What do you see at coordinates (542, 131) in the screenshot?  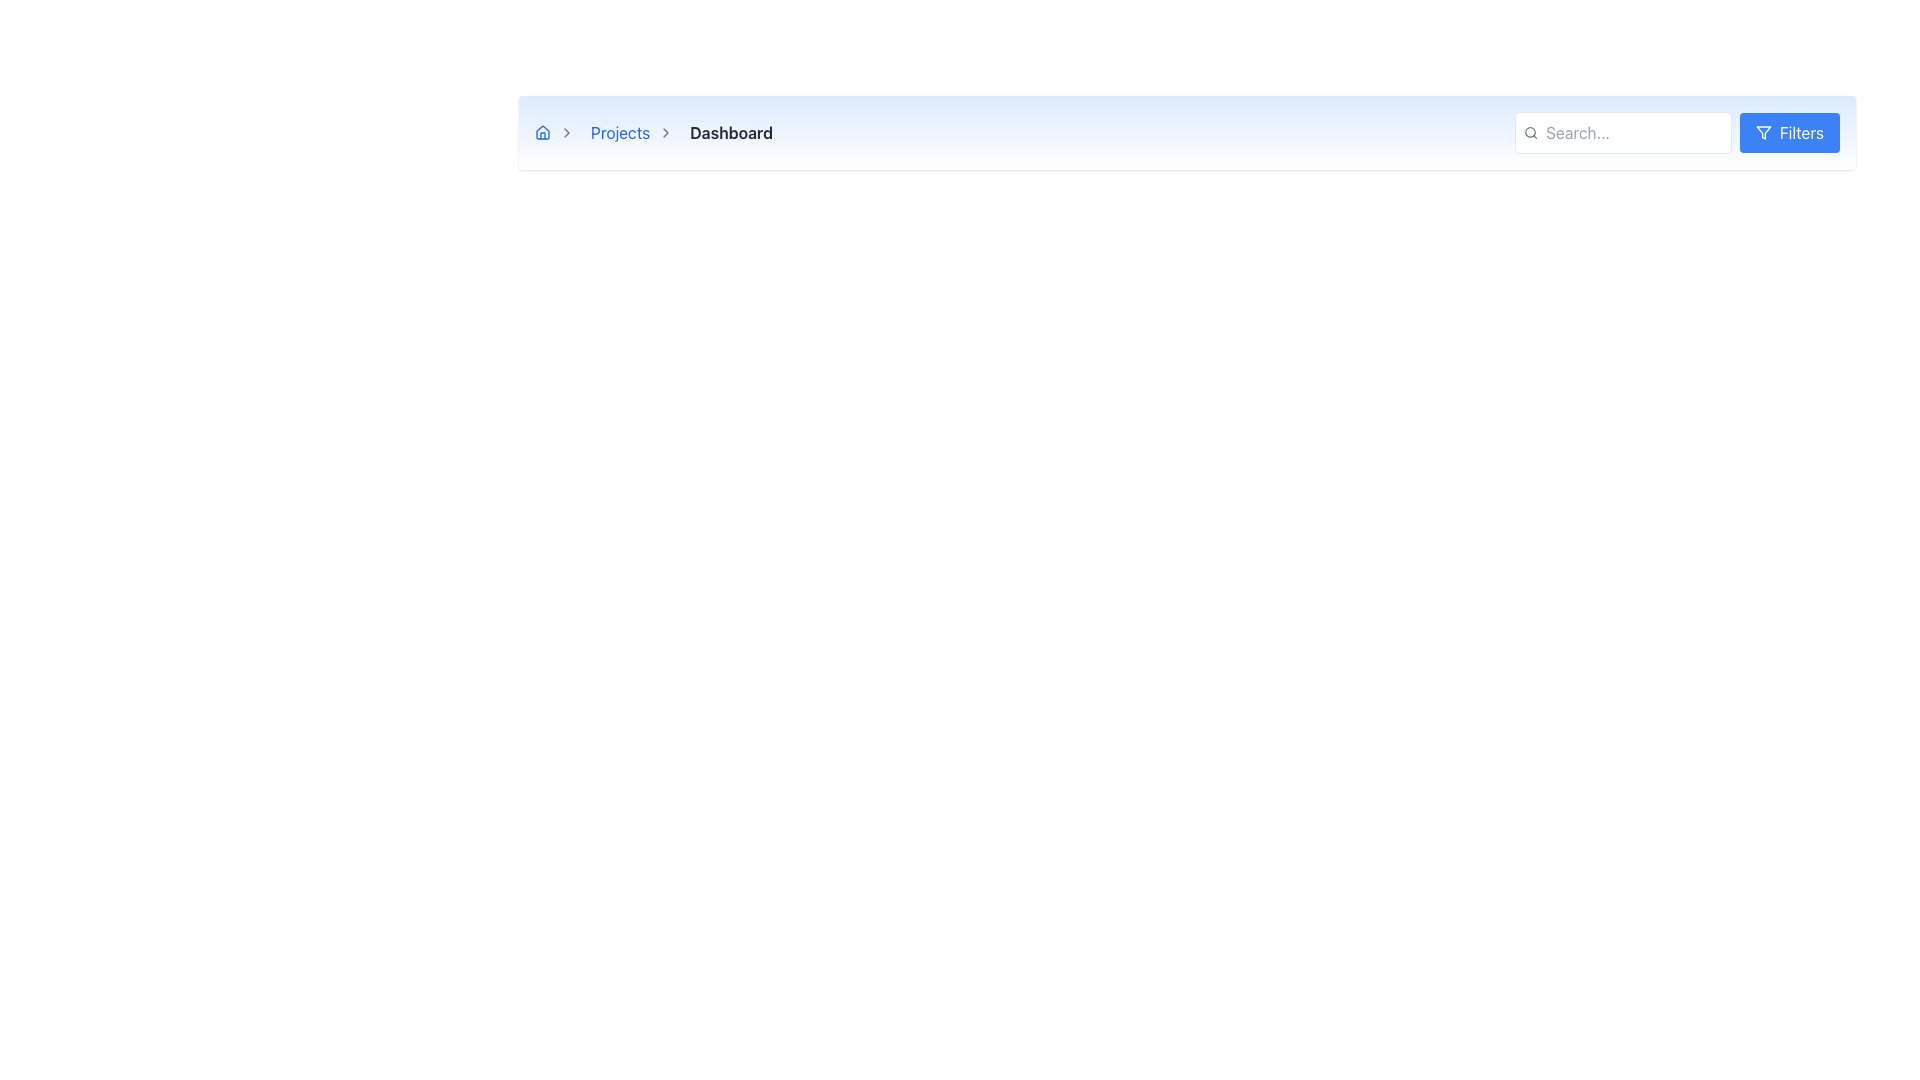 I see `the house icon located at the very left of the breadcrumb navigation bar, which is a minimalist graphical vector icon representing the first item in the breadcrumb flow` at bounding box center [542, 131].